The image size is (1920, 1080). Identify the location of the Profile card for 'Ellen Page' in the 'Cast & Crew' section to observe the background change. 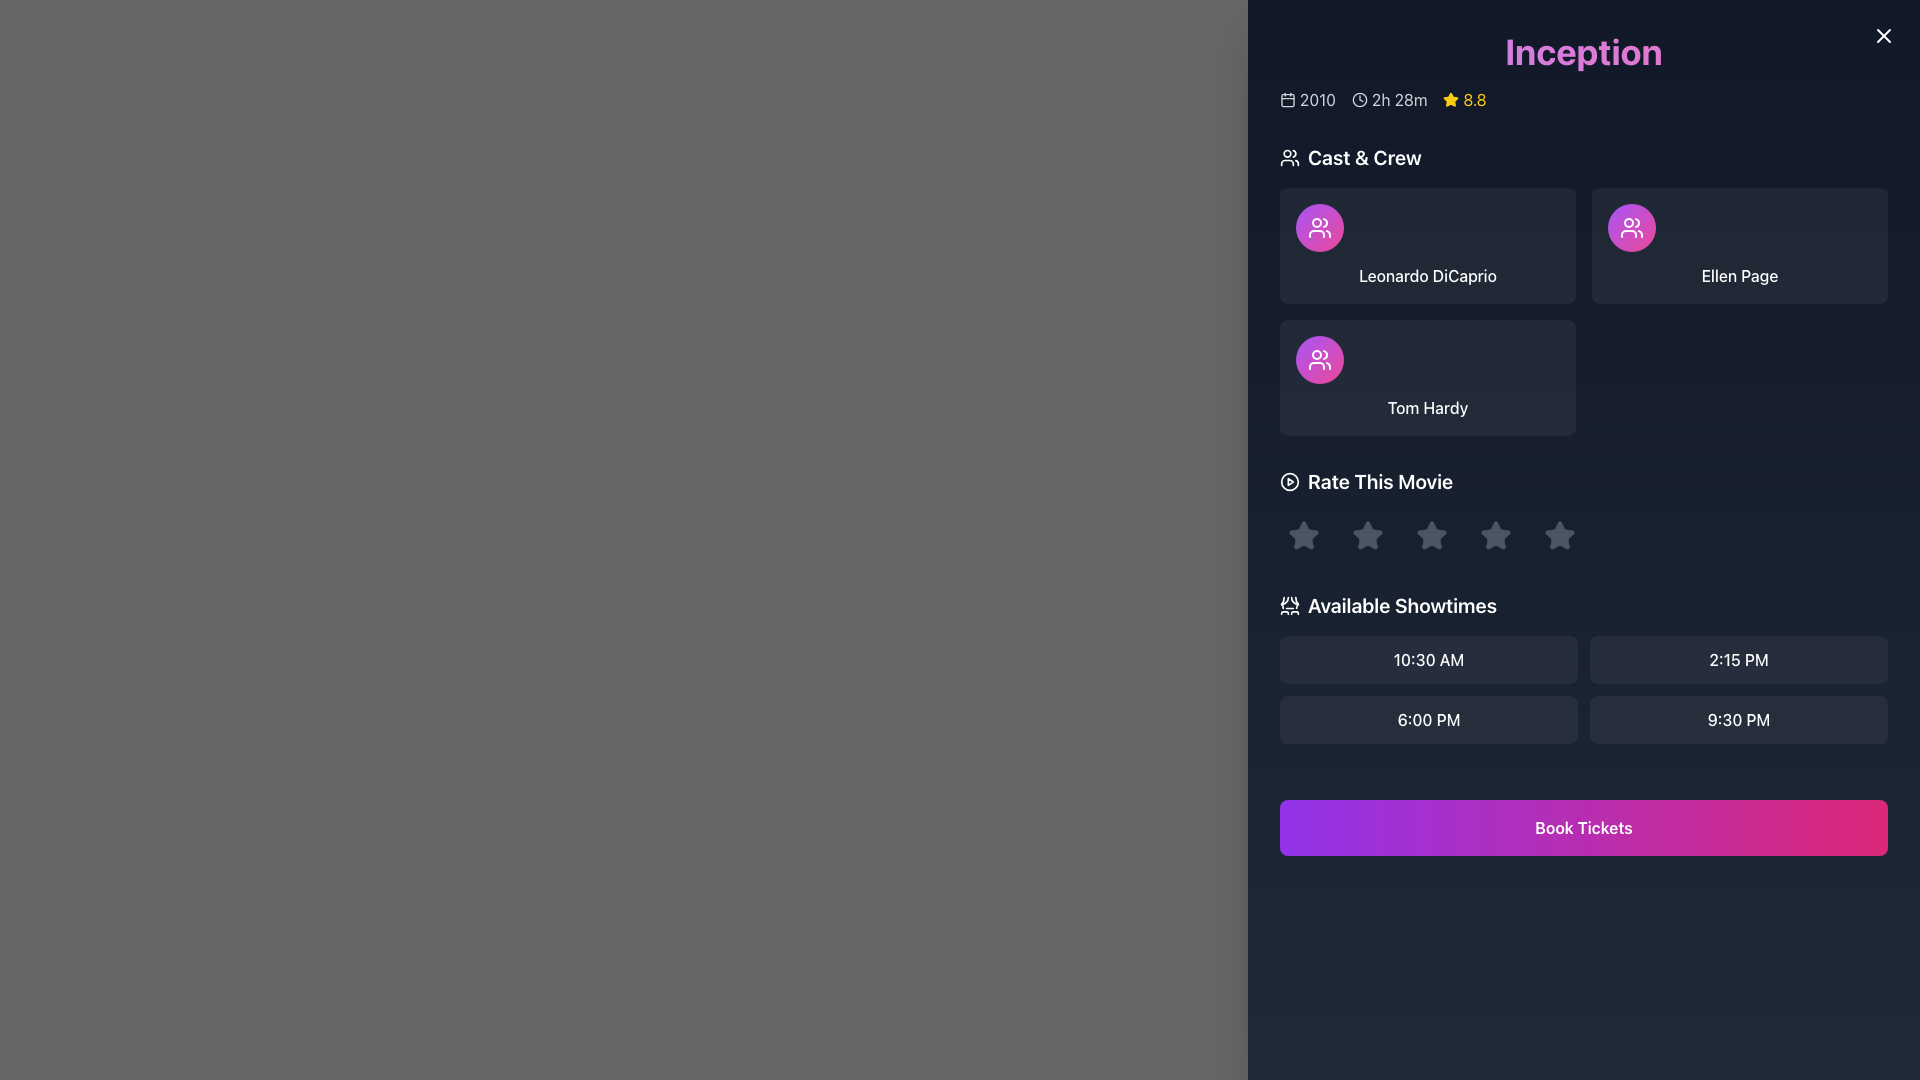
(1738, 245).